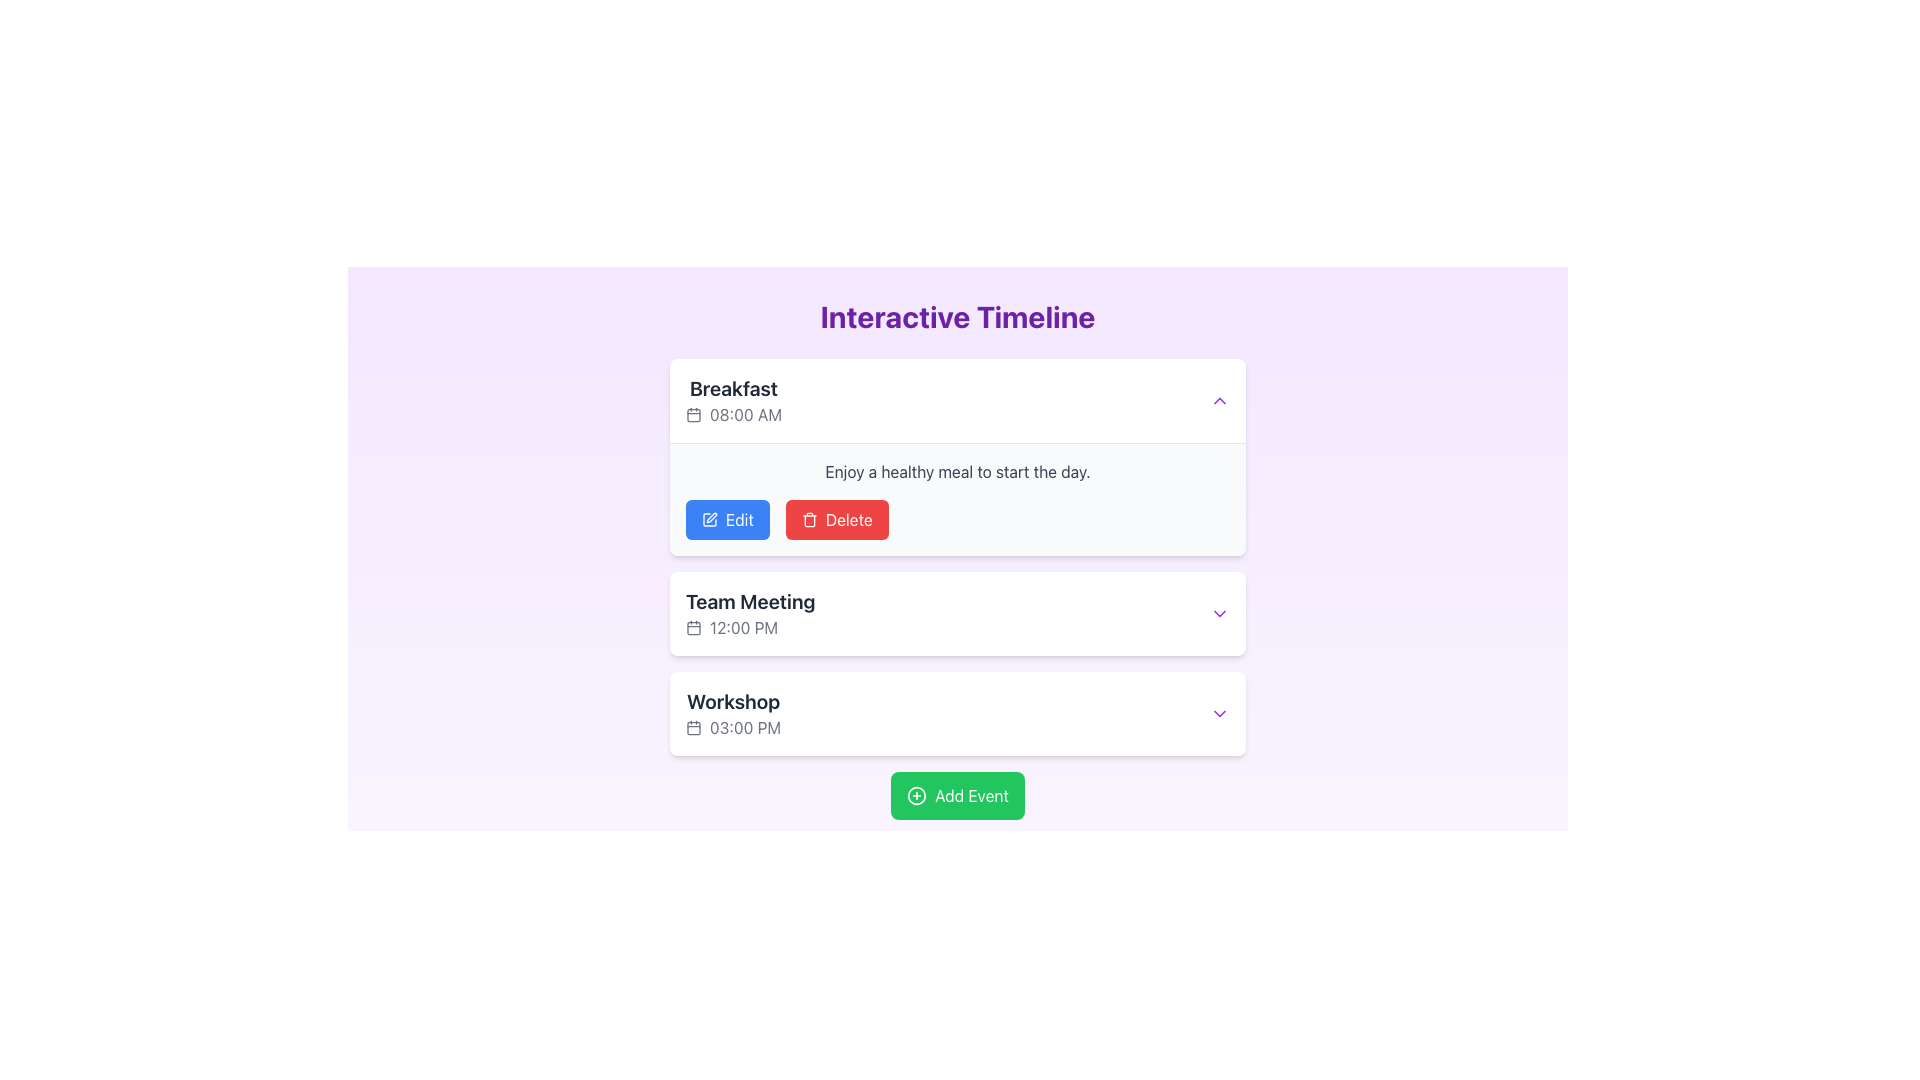 The image size is (1920, 1080). What do you see at coordinates (732, 728) in the screenshot?
I see `the text element displaying '03:00 PM' with a calendar icon, located in the bottom section of the 'Workshop' event box in the interactive timeline` at bounding box center [732, 728].